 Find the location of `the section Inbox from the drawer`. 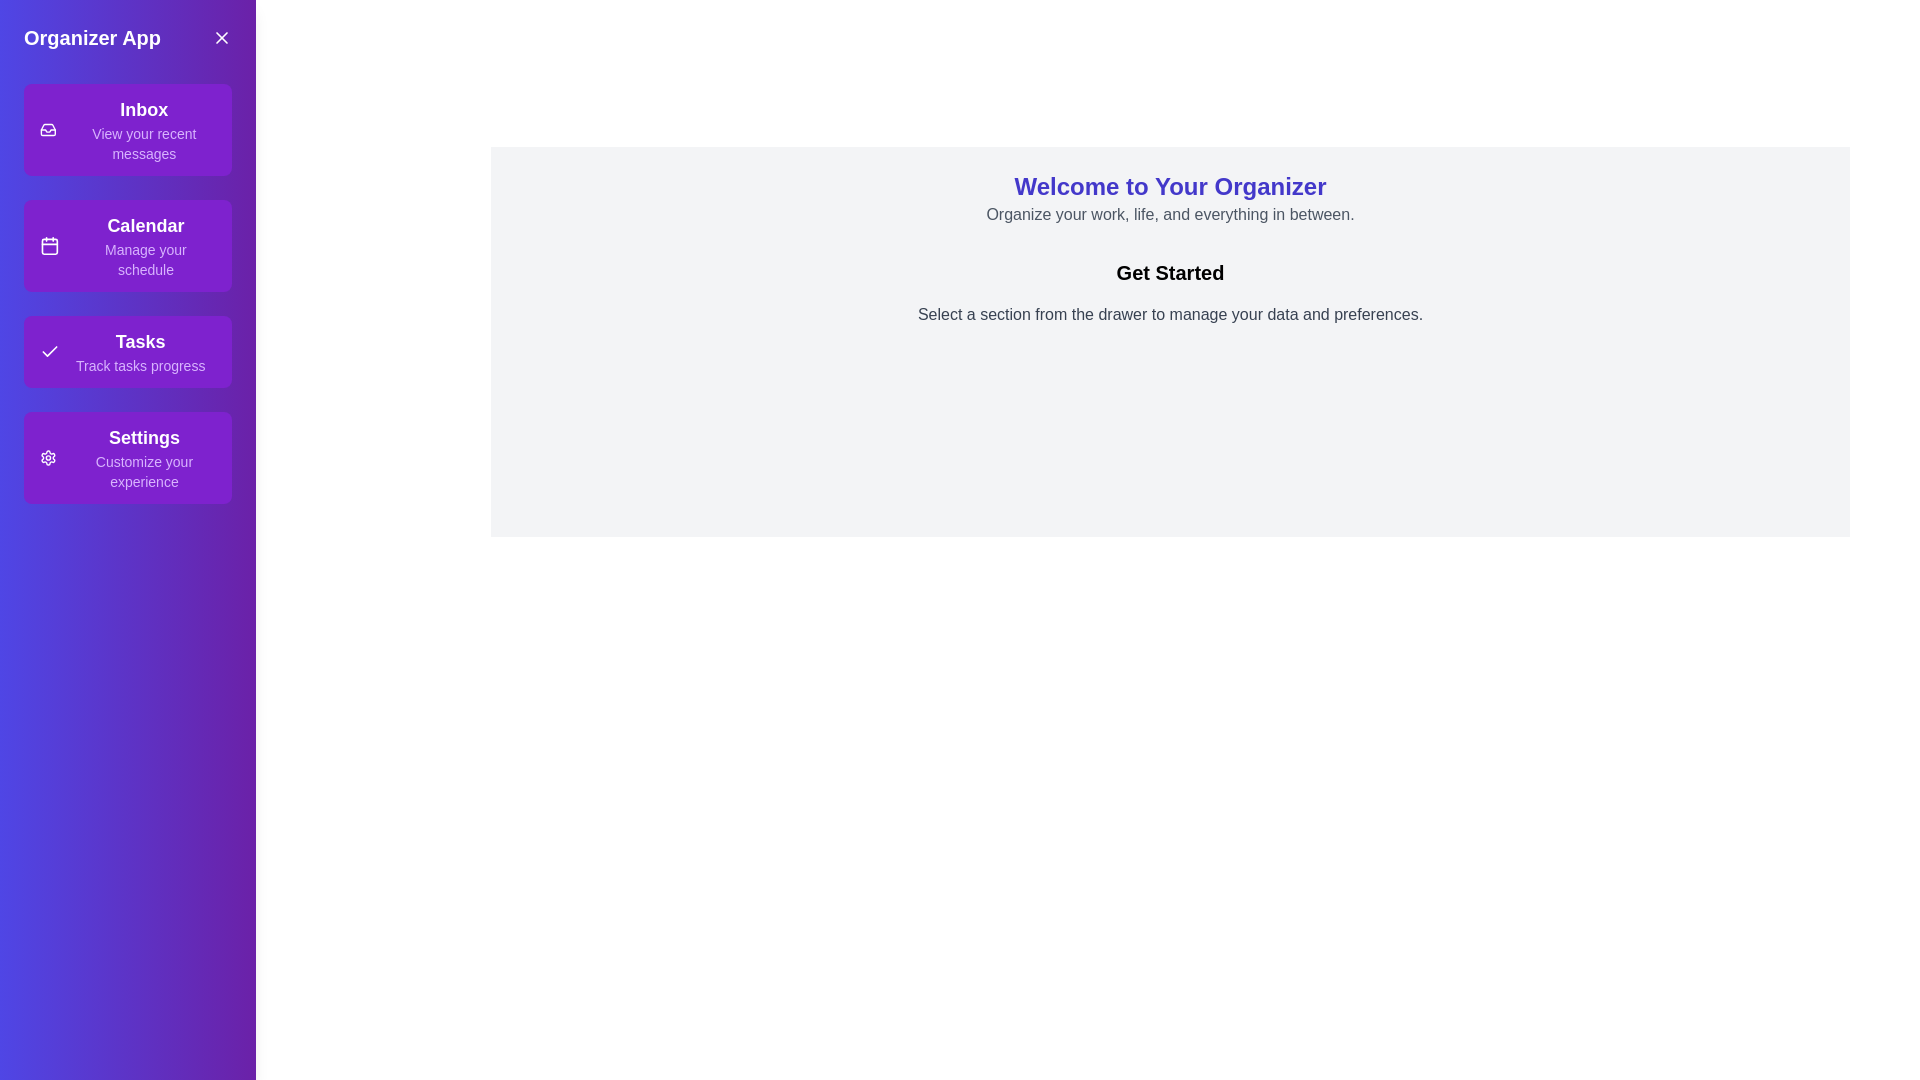

the section Inbox from the drawer is located at coordinates (127, 130).